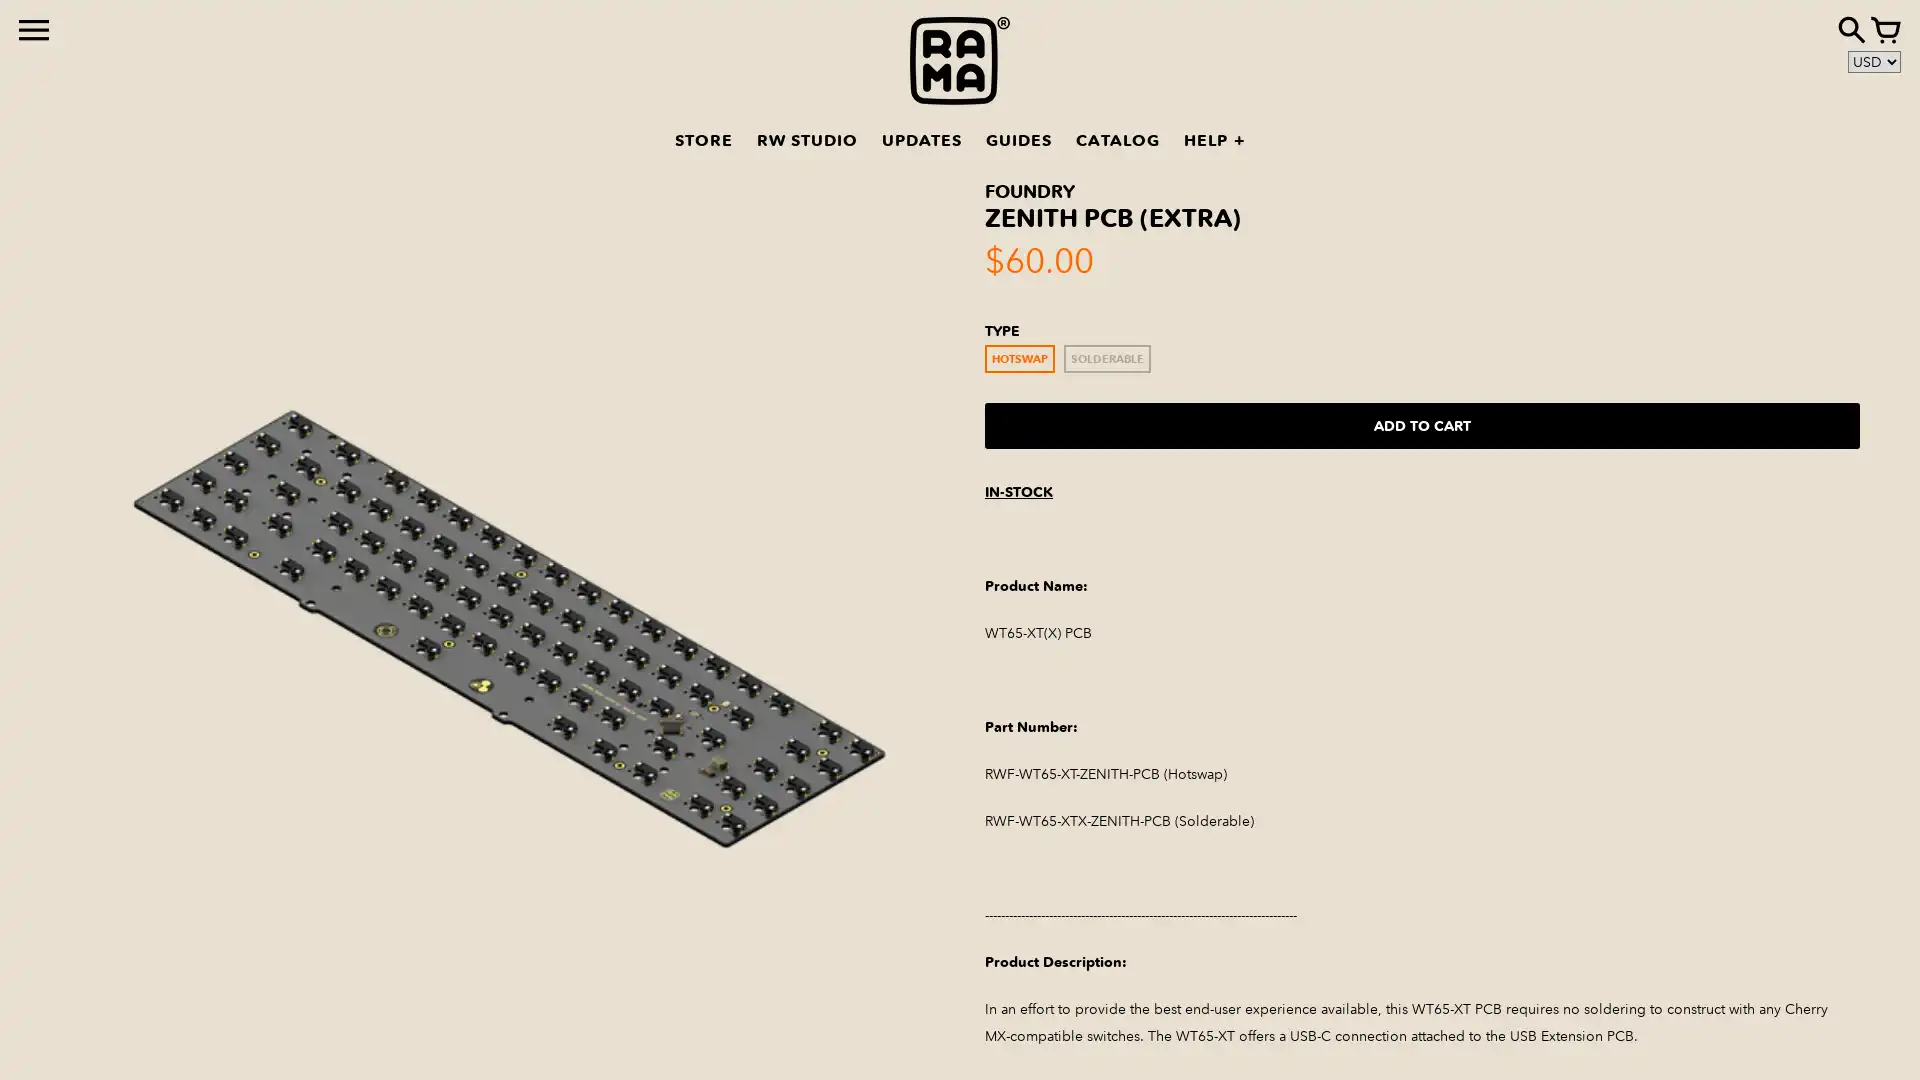 The width and height of the screenshot is (1920, 1080). What do you see at coordinates (1421, 424) in the screenshot?
I see `ADD TO CART` at bounding box center [1421, 424].